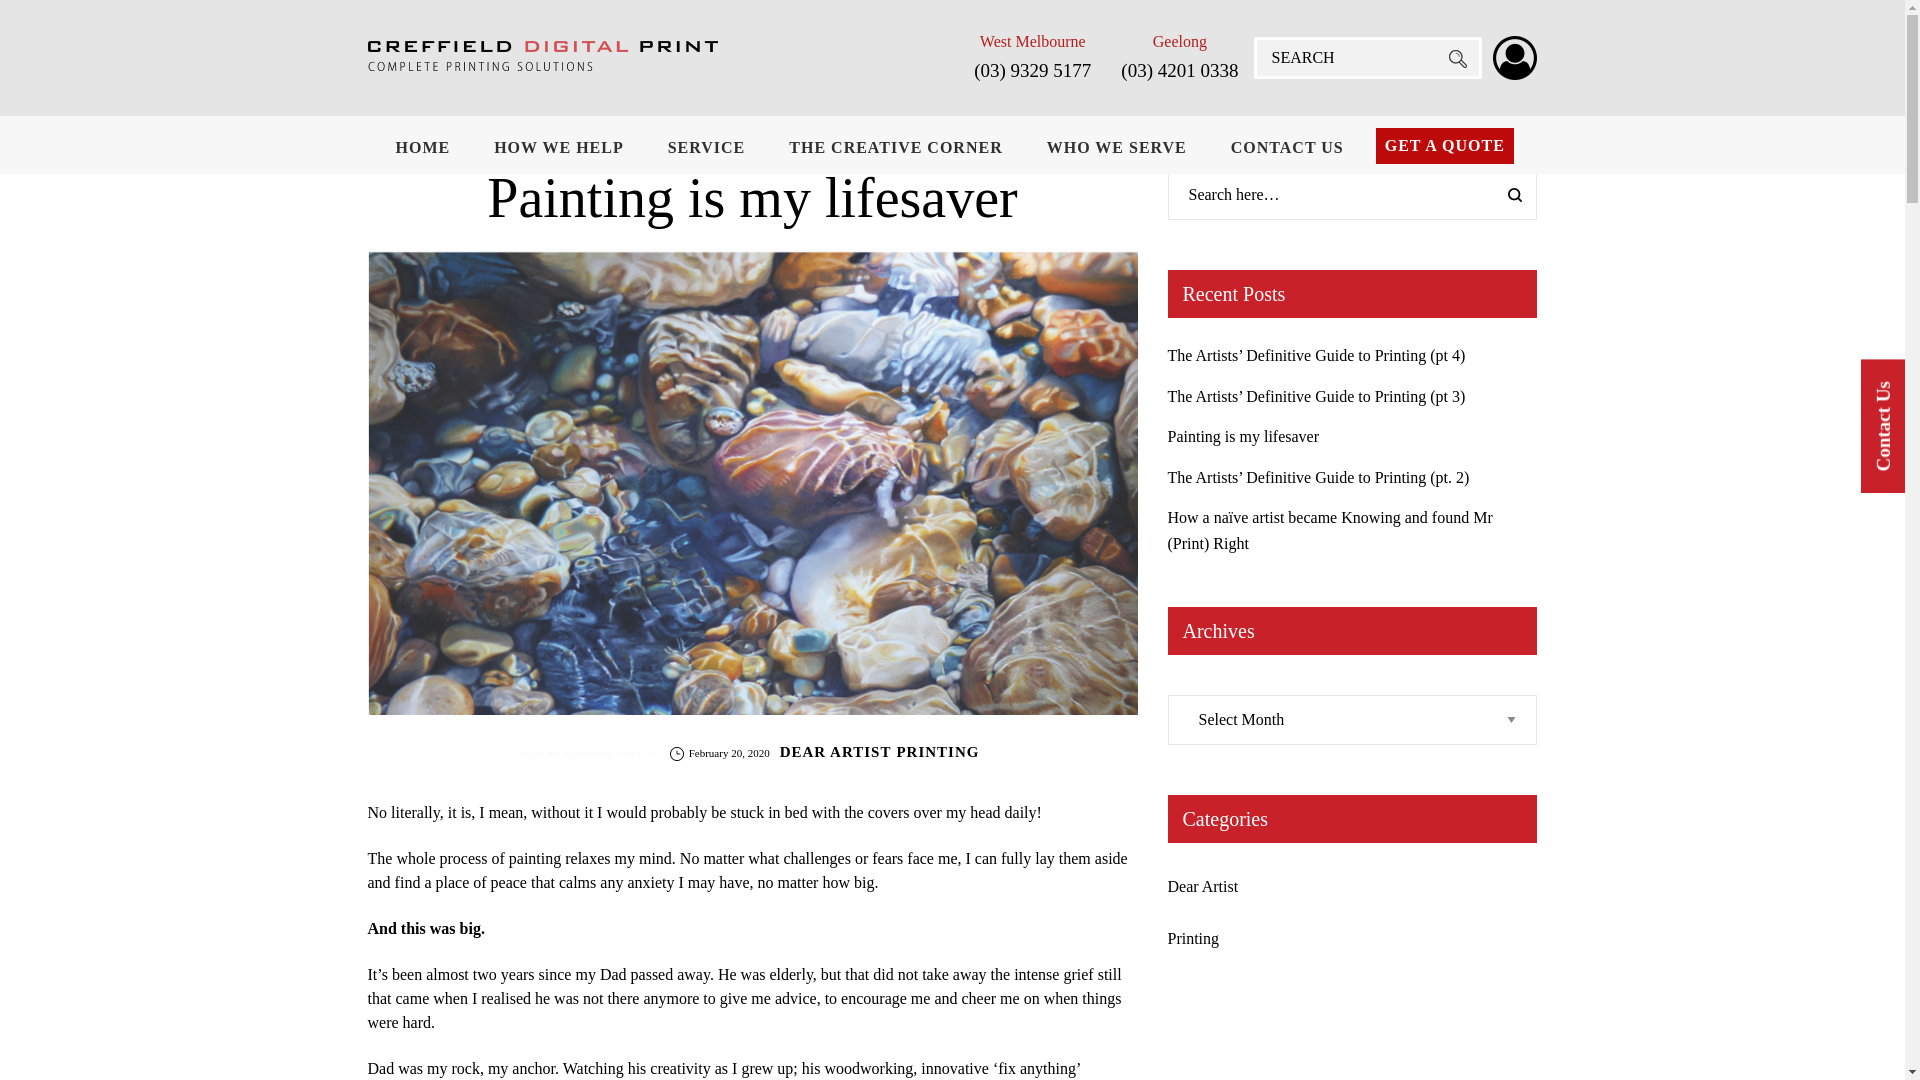  I want to click on 'Printing', so click(1194, 938).